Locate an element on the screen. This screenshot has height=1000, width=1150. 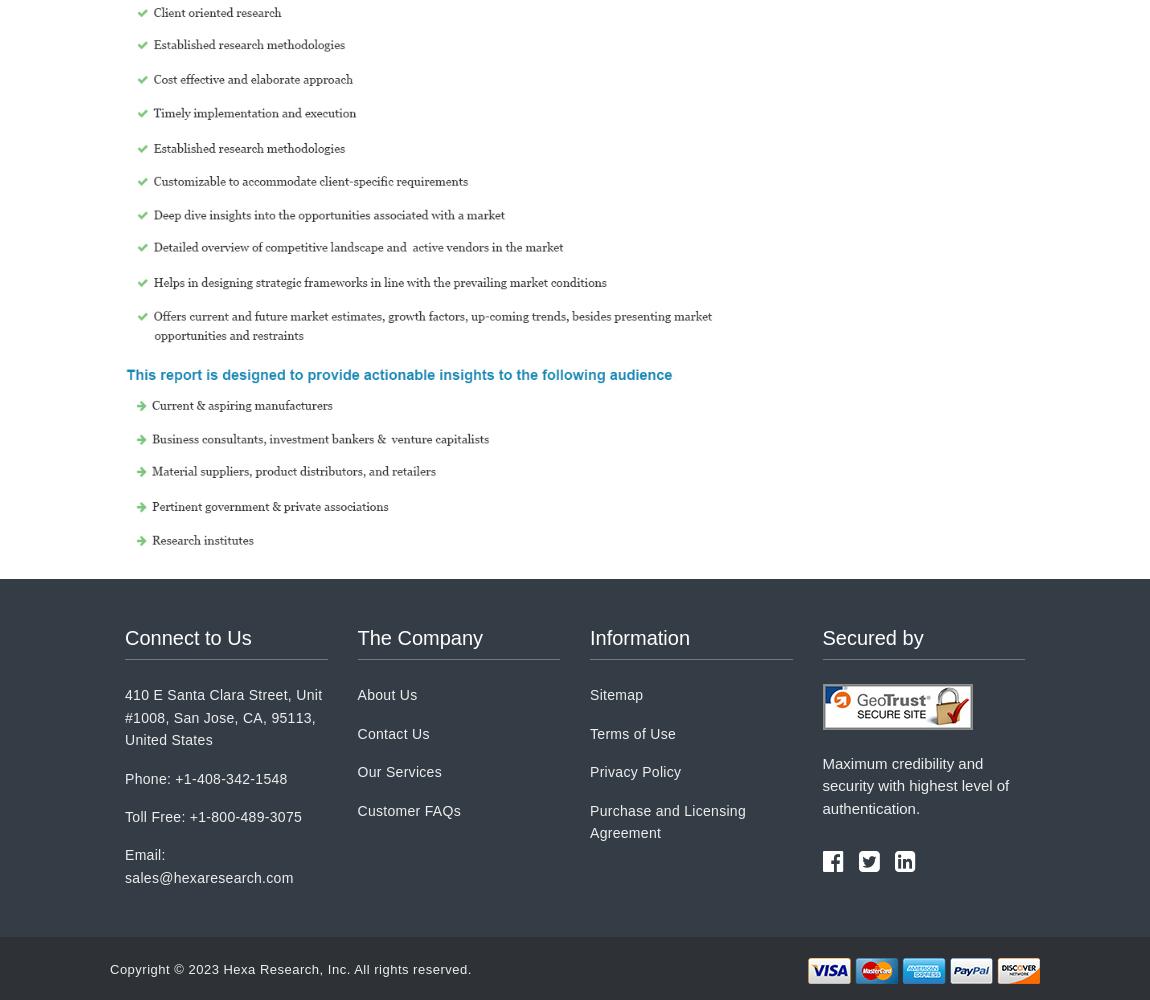
'Connect to Us' is located at coordinates (187, 638).